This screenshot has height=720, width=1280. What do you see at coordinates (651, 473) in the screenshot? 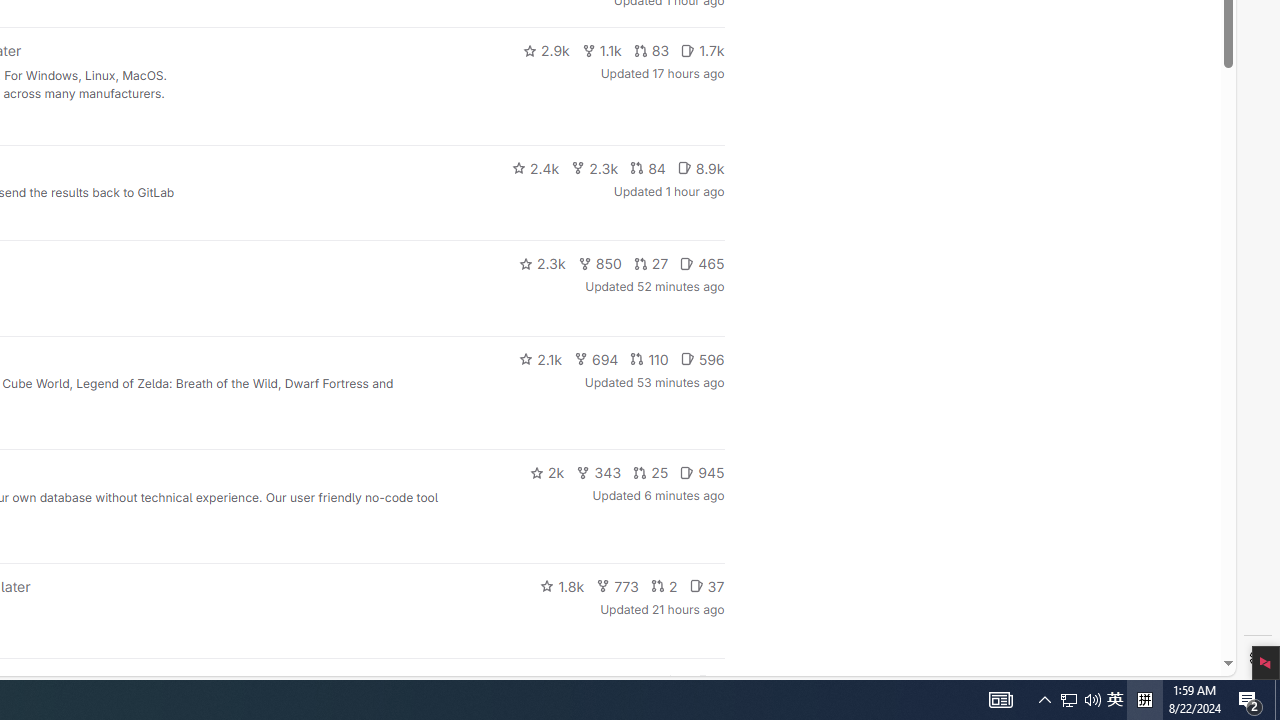
I see `'25'` at bounding box center [651, 473].